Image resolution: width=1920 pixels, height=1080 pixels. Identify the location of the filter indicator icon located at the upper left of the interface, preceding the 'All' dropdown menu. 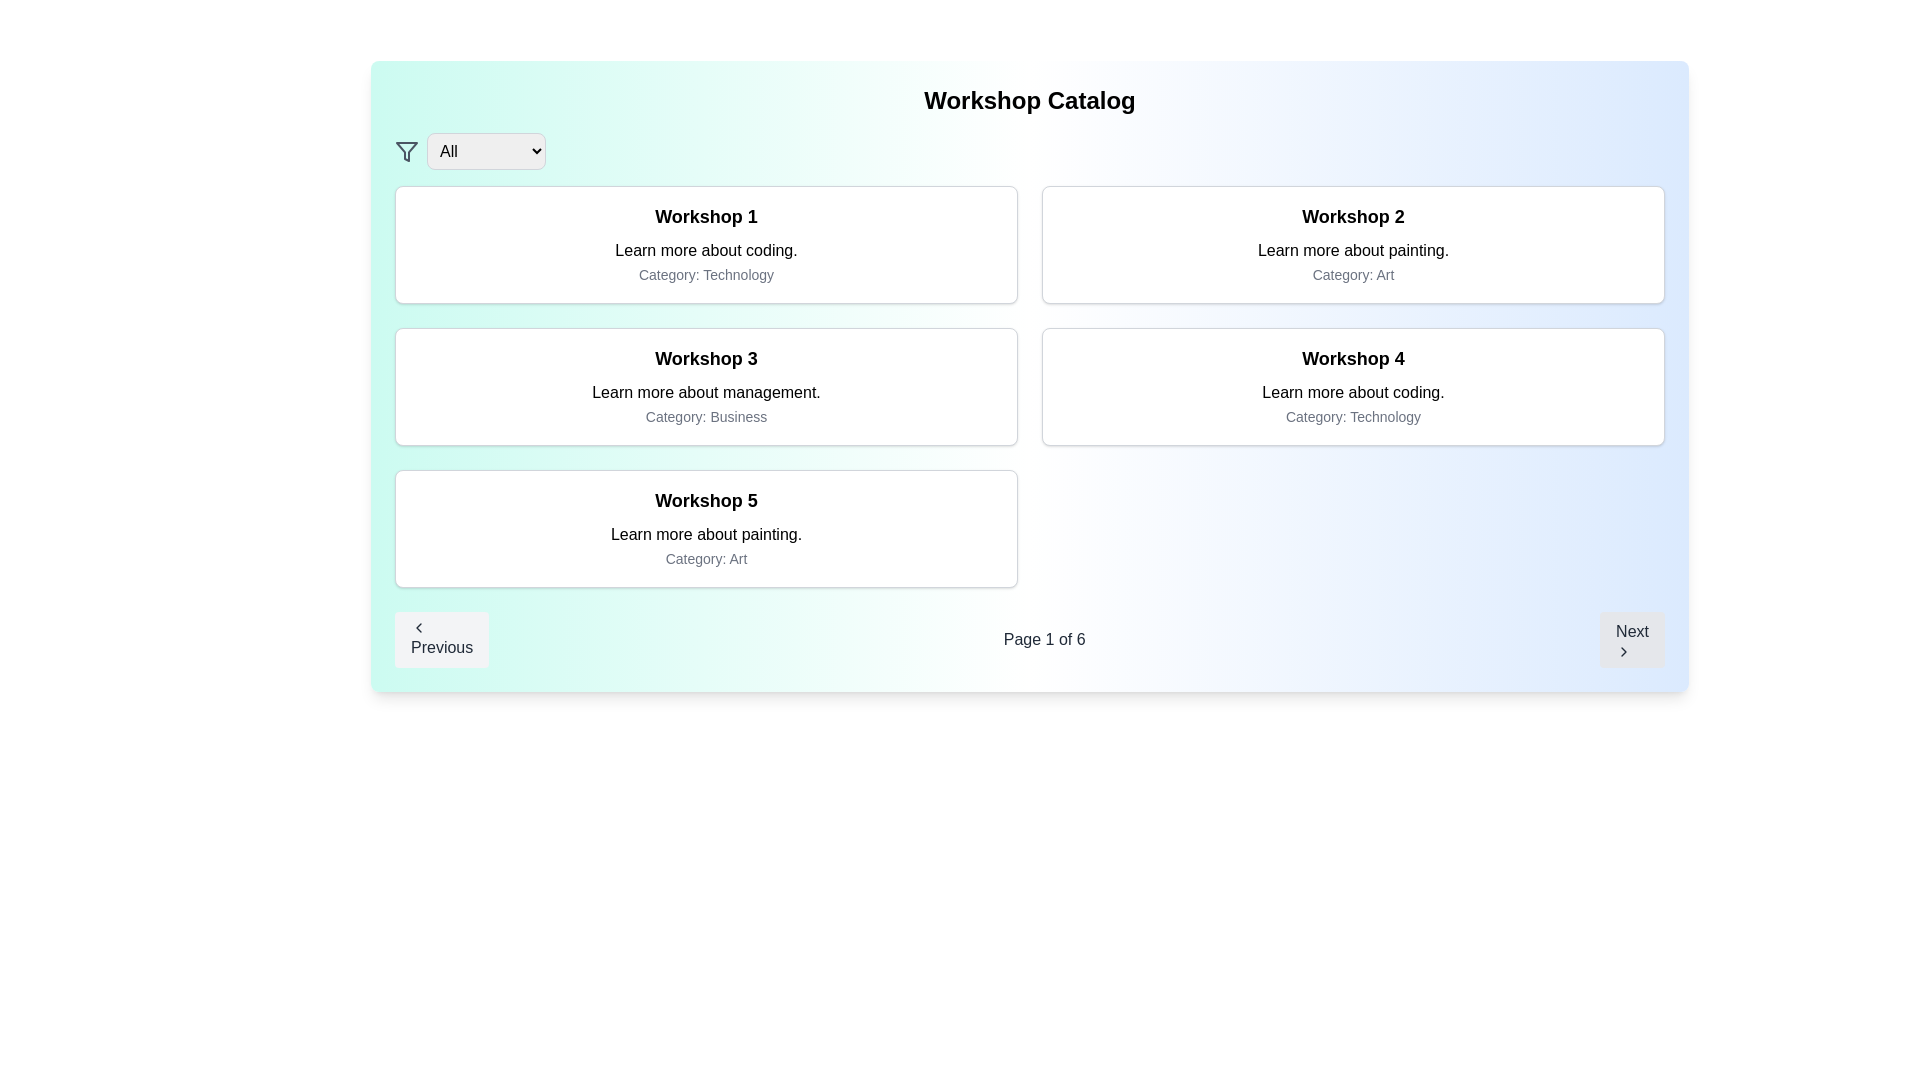
(406, 150).